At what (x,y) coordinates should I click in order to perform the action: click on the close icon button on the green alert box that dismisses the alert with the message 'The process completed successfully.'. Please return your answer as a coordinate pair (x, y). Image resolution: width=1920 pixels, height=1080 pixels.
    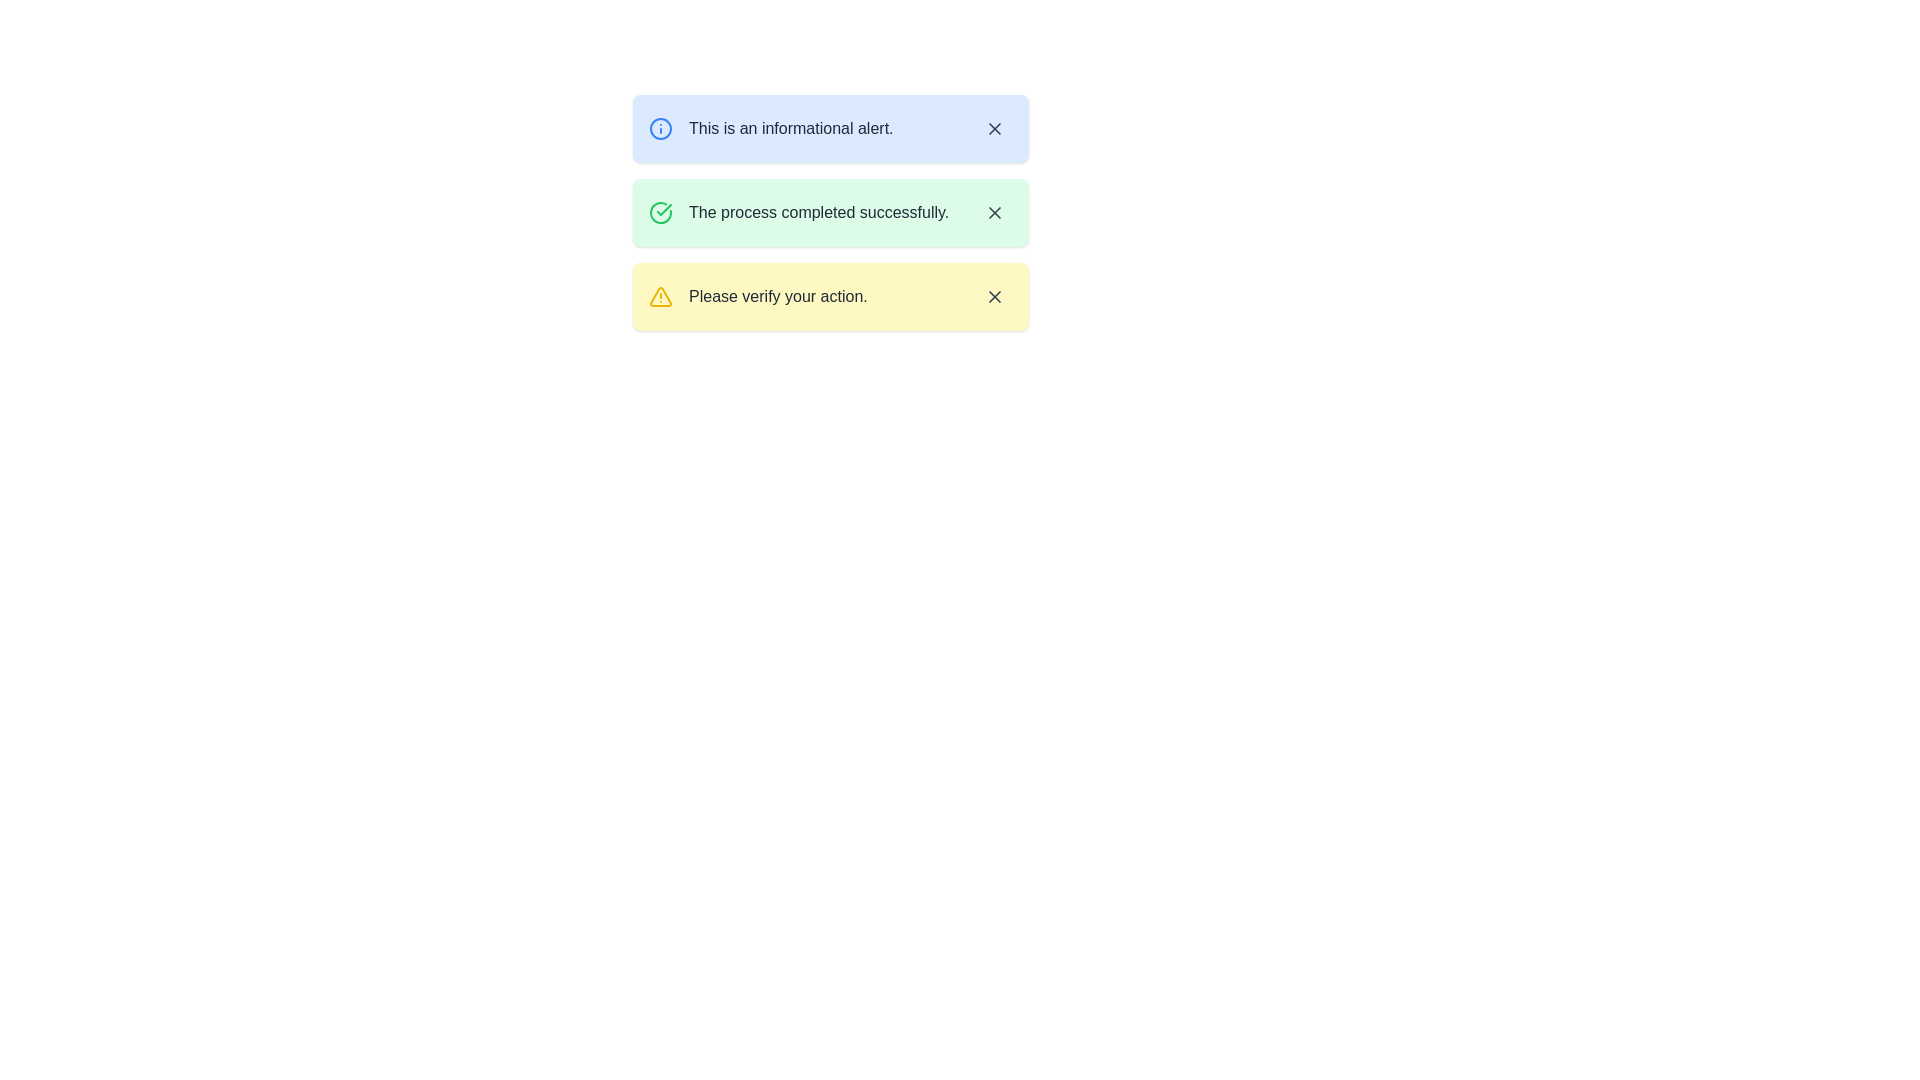
    Looking at the image, I should click on (994, 212).